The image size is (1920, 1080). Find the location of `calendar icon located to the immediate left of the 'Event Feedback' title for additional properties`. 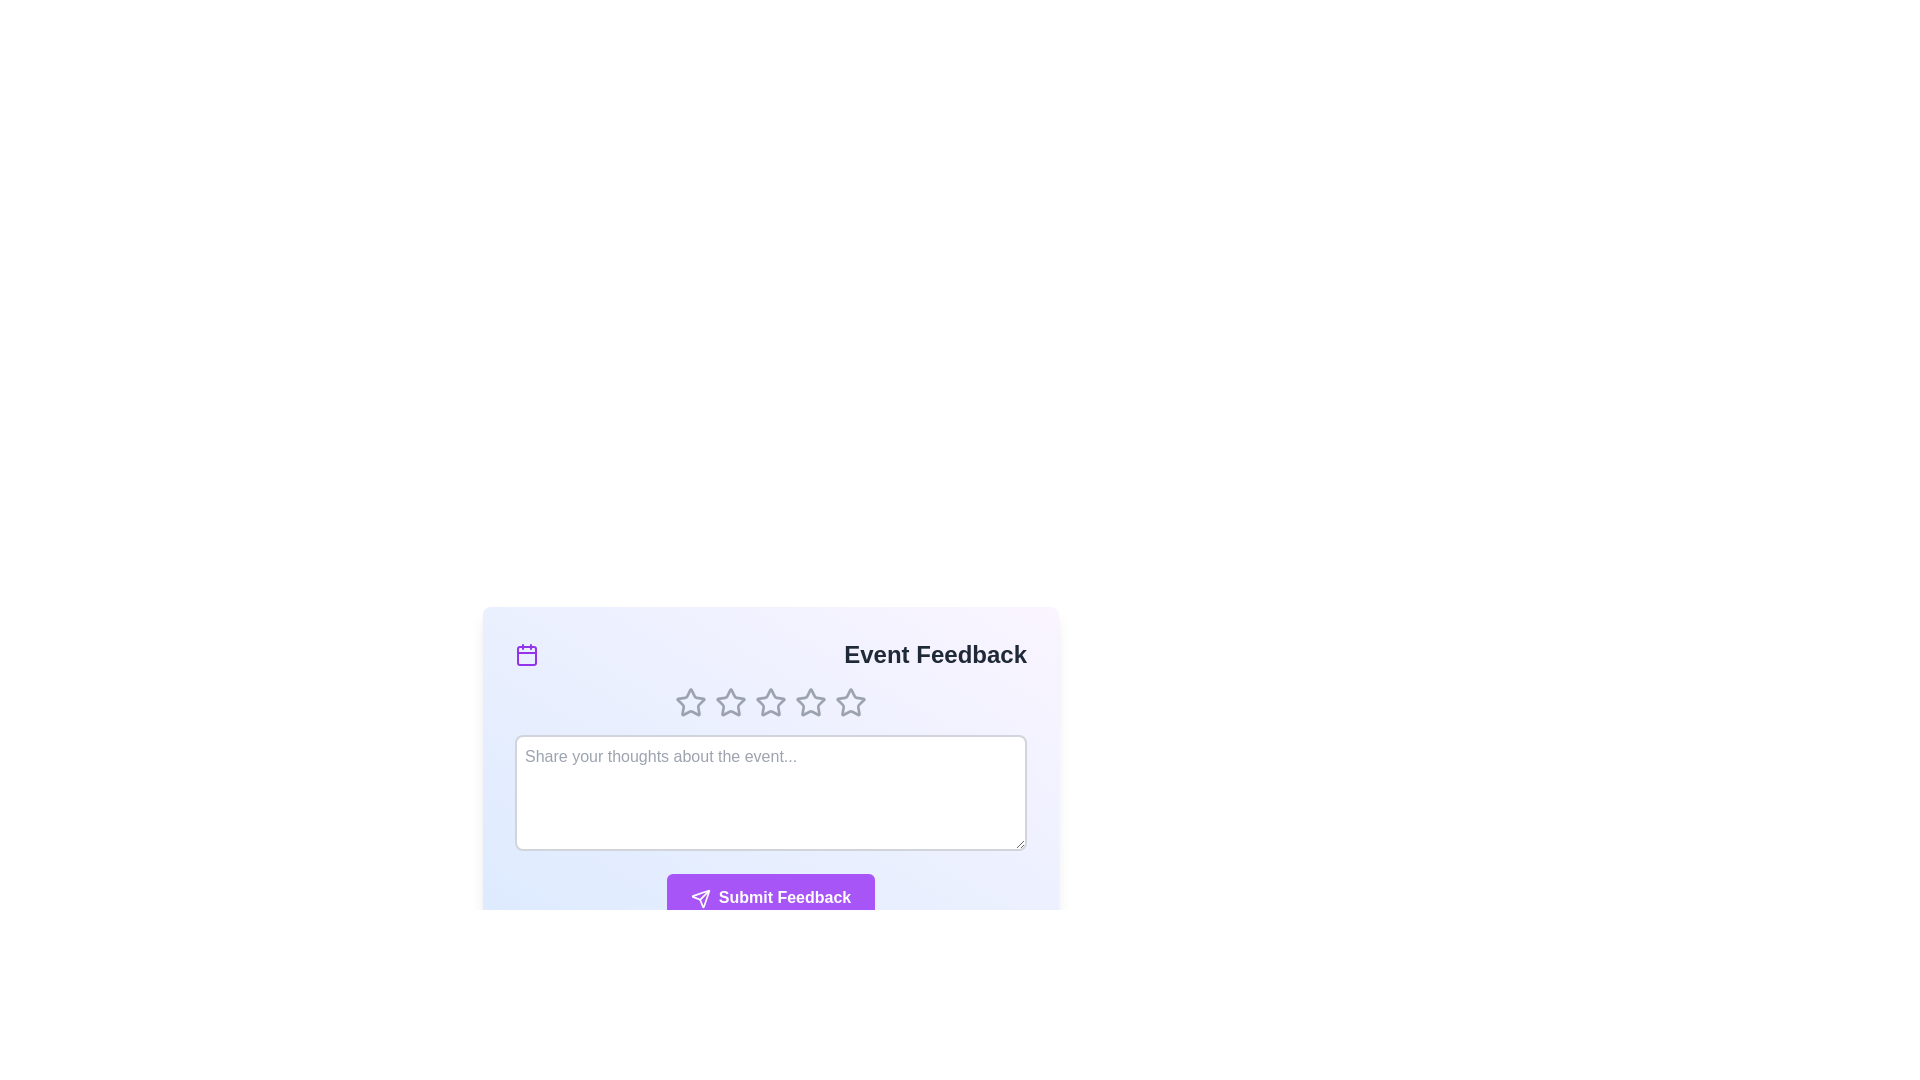

calendar icon located to the immediate left of the 'Event Feedback' title for additional properties is located at coordinates (527, 655).